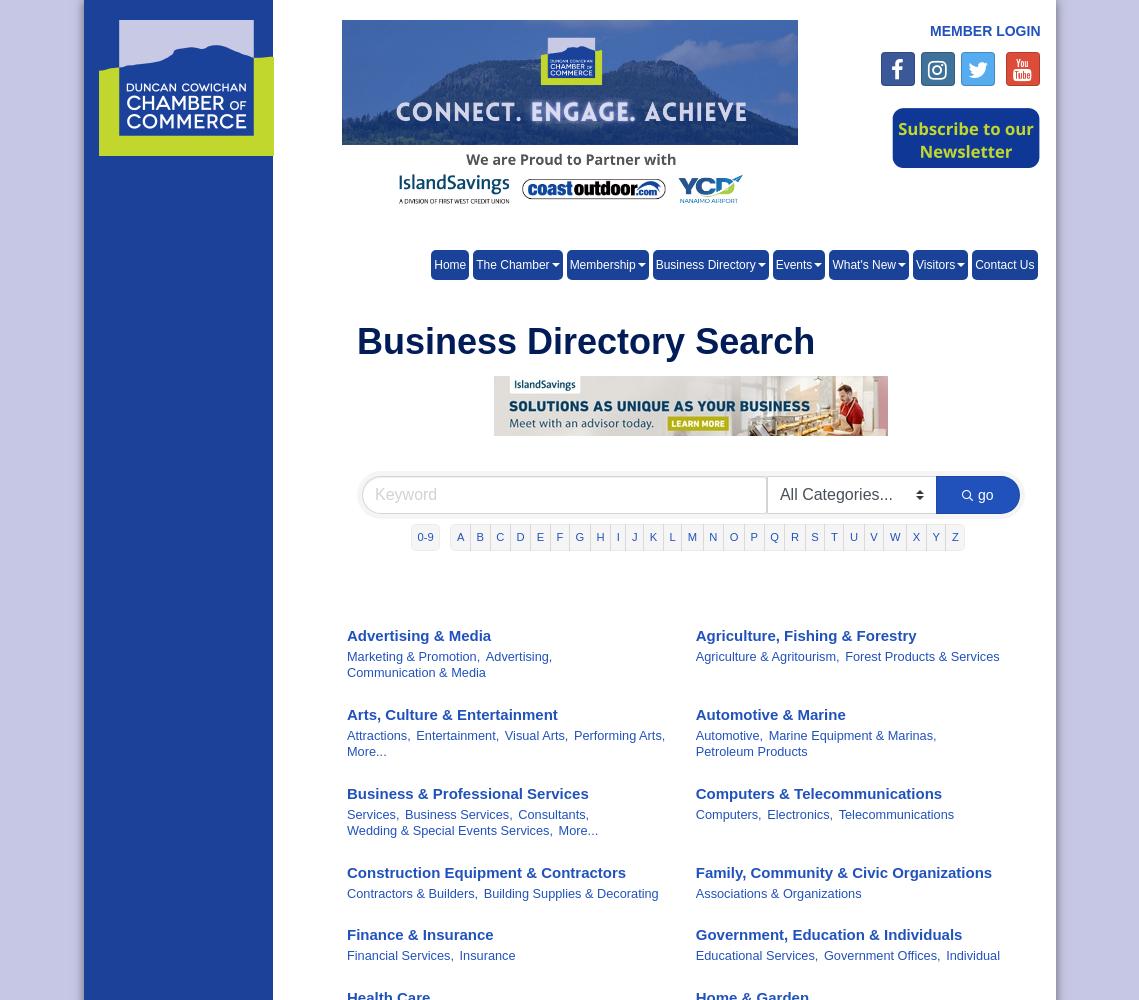 The image size is (1139, 1000). What do you see at coordinates (559, 537) in the screenshot?
I see `'F'` at bounding box center [559, 537].